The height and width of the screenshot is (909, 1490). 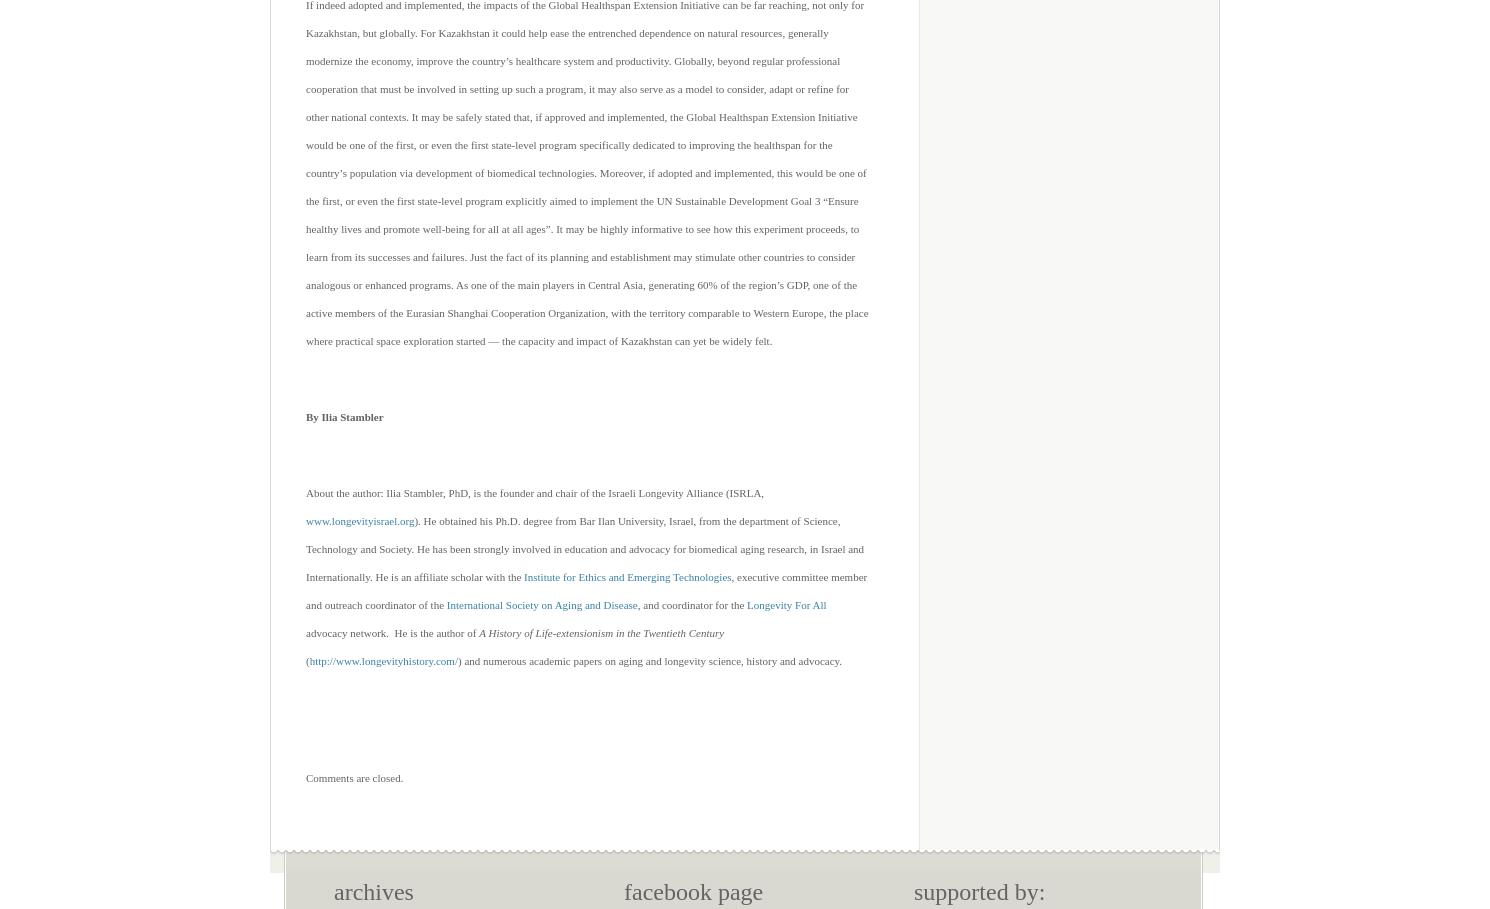 What do you see at coordinates (343, 416) in the screenshot?
I see `'By Ilia Stambler'` at bounding box center [343, 416].